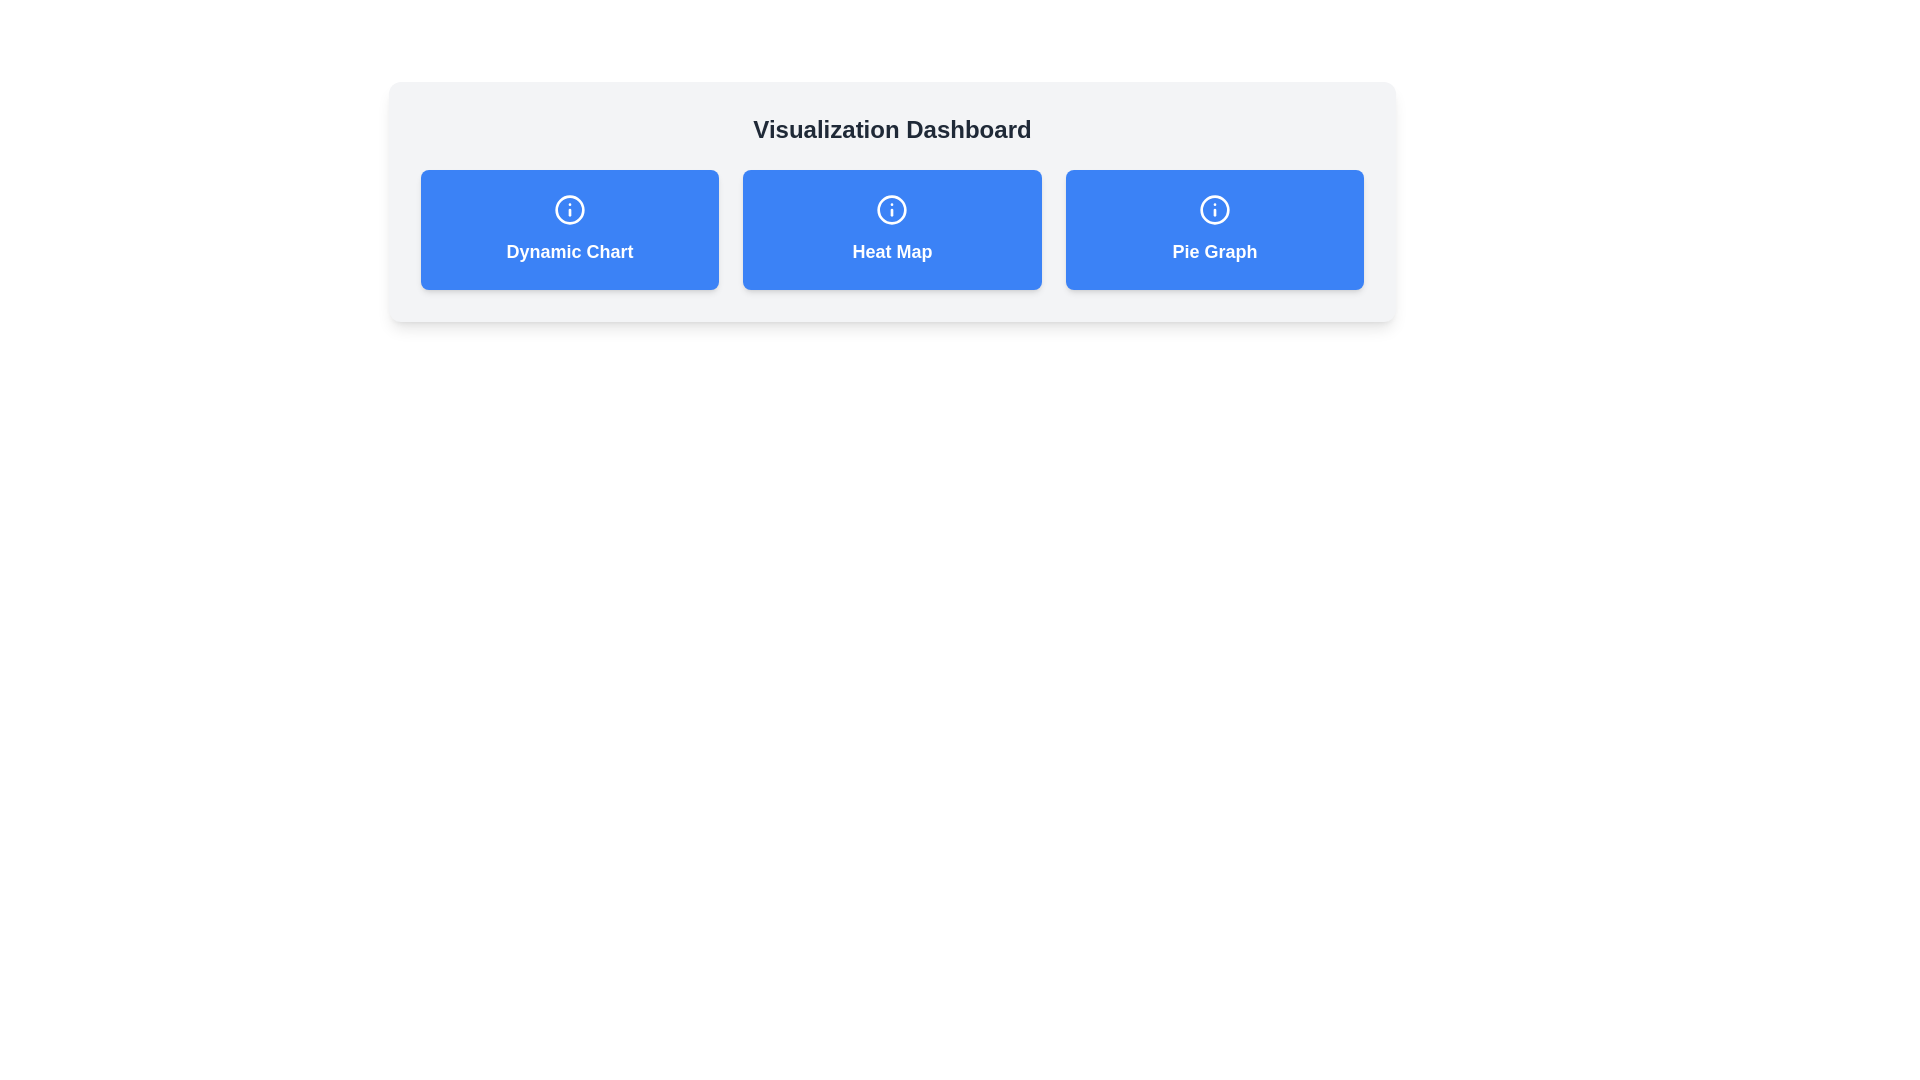 The image size is (1920, 1080). Describe the element at coordinates (891, 209) in the screenshot. I see `the informational icon located at the top center of the 'Heat Map' card in the 'Visualization Dashboard'` at that location.